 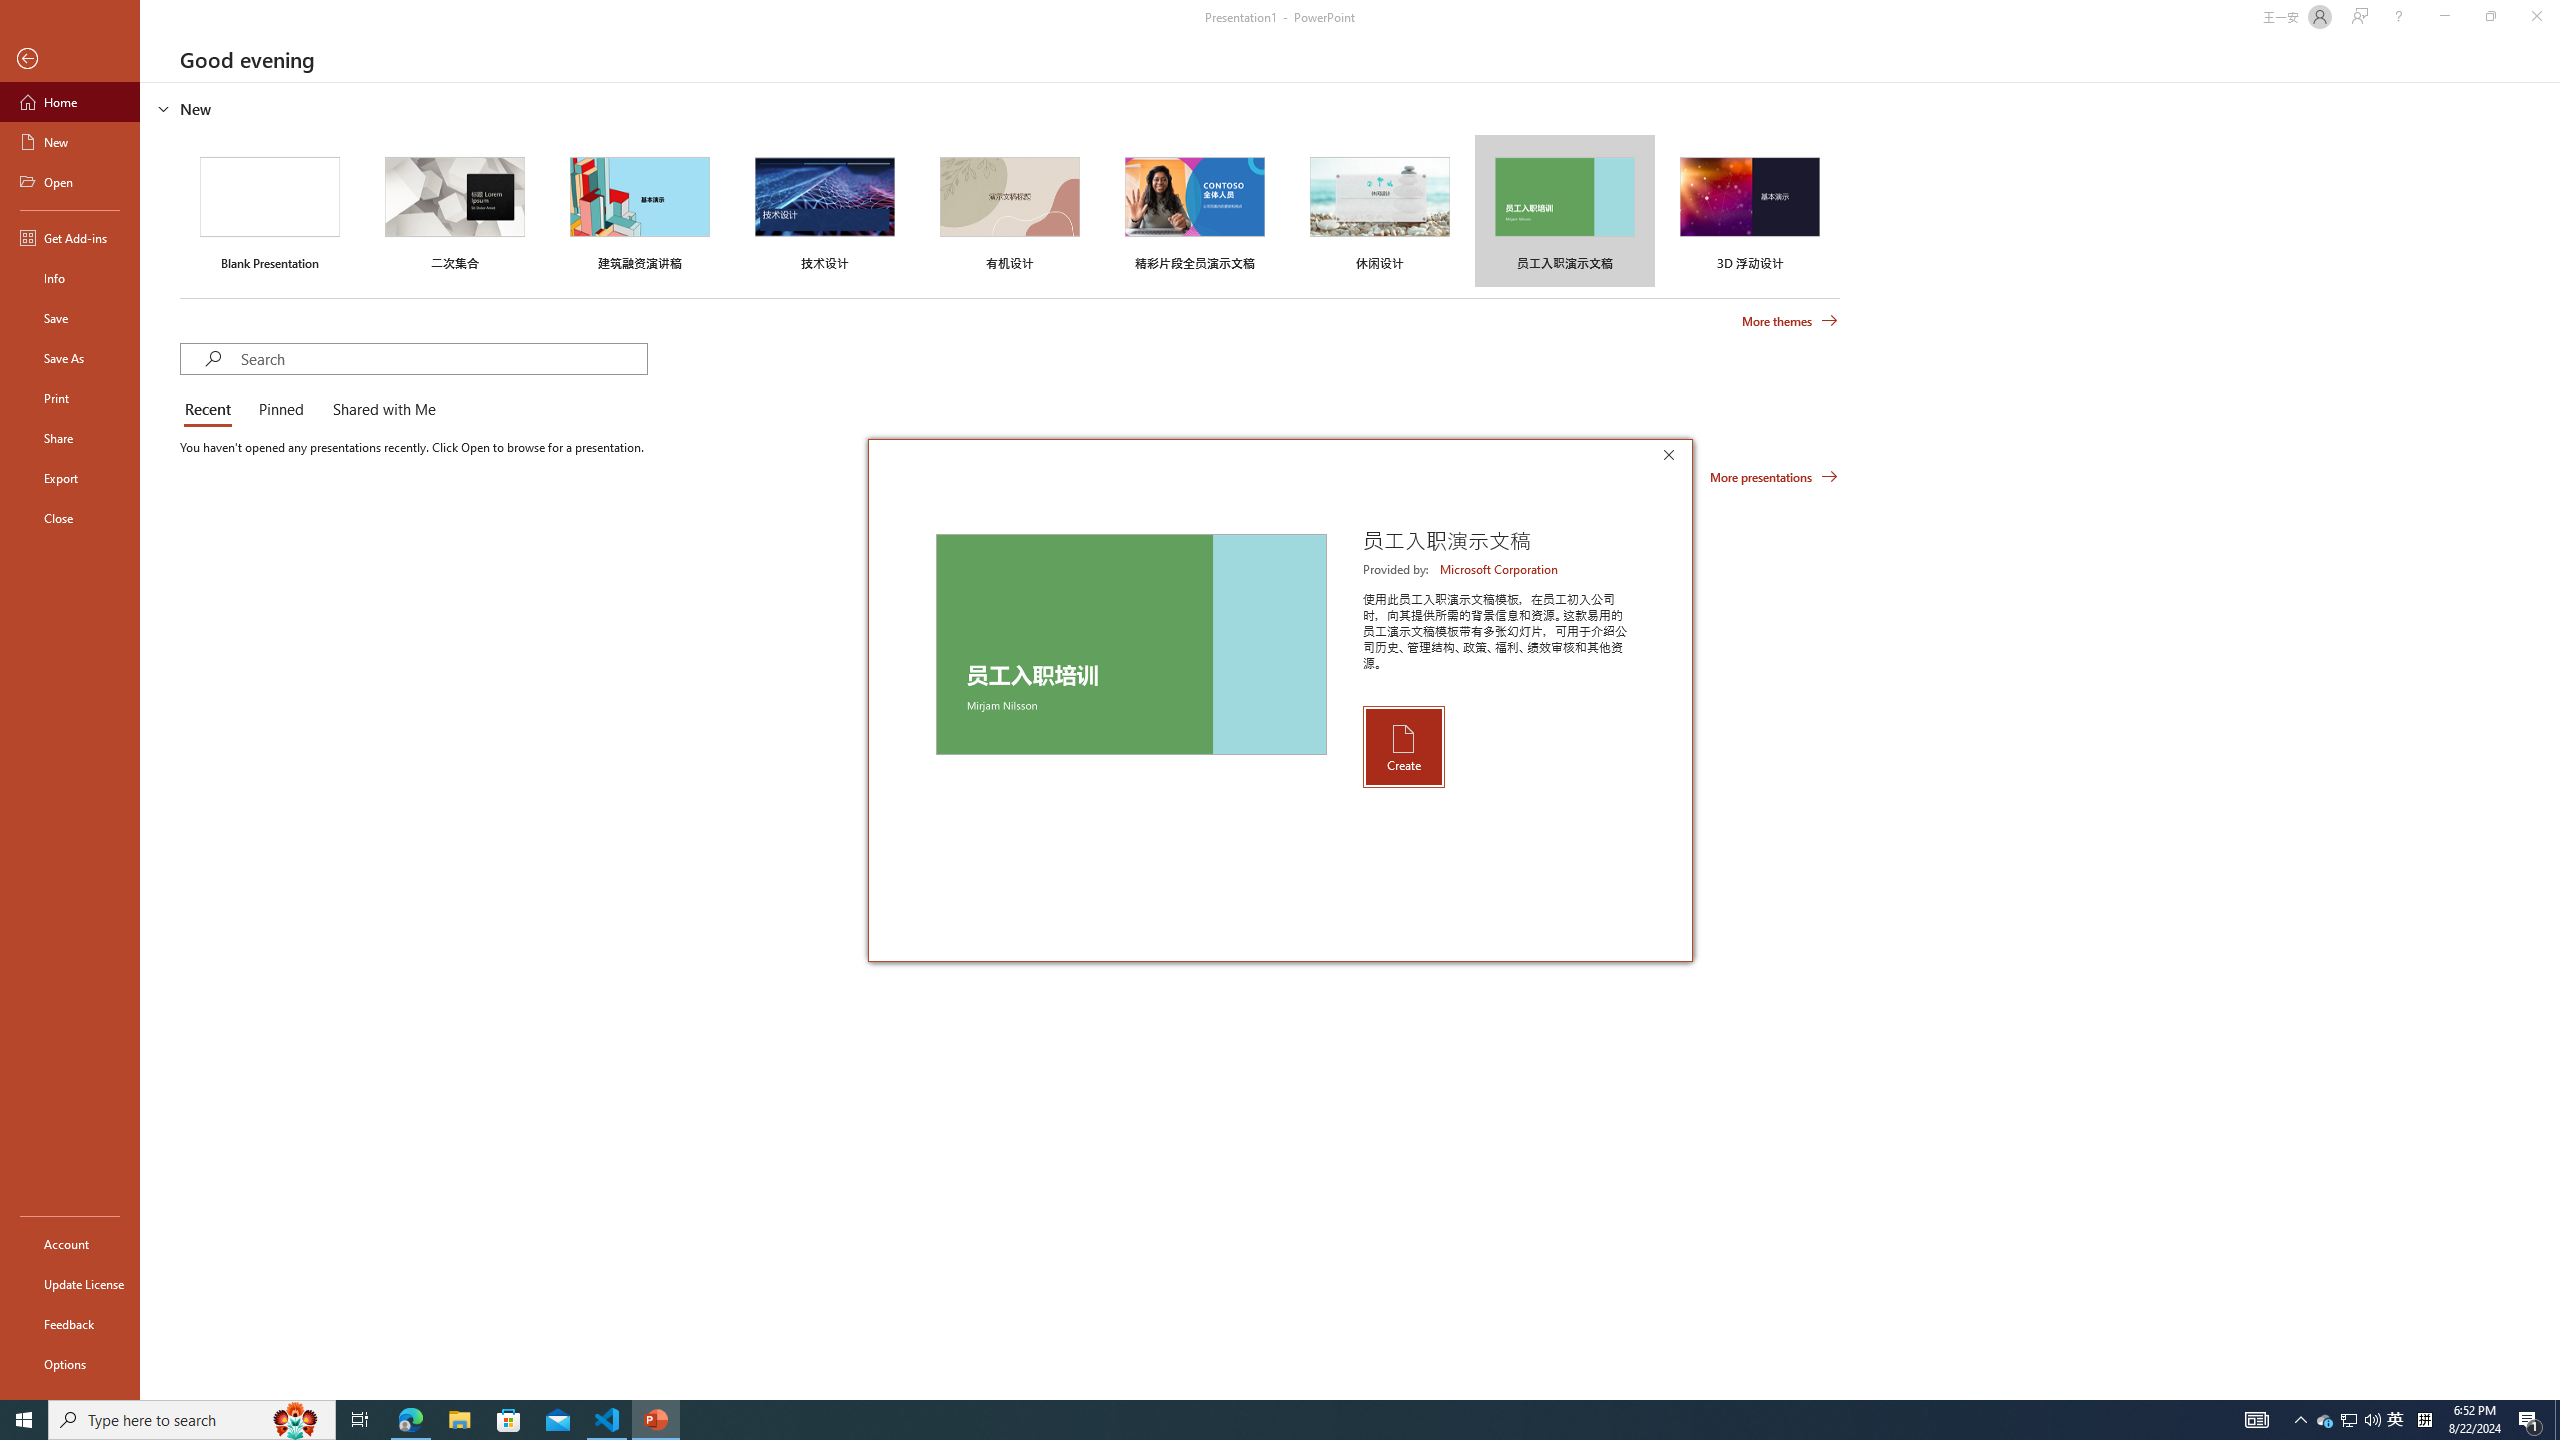 What do you see at coordinates (1500, 568) in the screenshot?
I see `'Microsoft Corporation'` at bounding box center [1500, 568].